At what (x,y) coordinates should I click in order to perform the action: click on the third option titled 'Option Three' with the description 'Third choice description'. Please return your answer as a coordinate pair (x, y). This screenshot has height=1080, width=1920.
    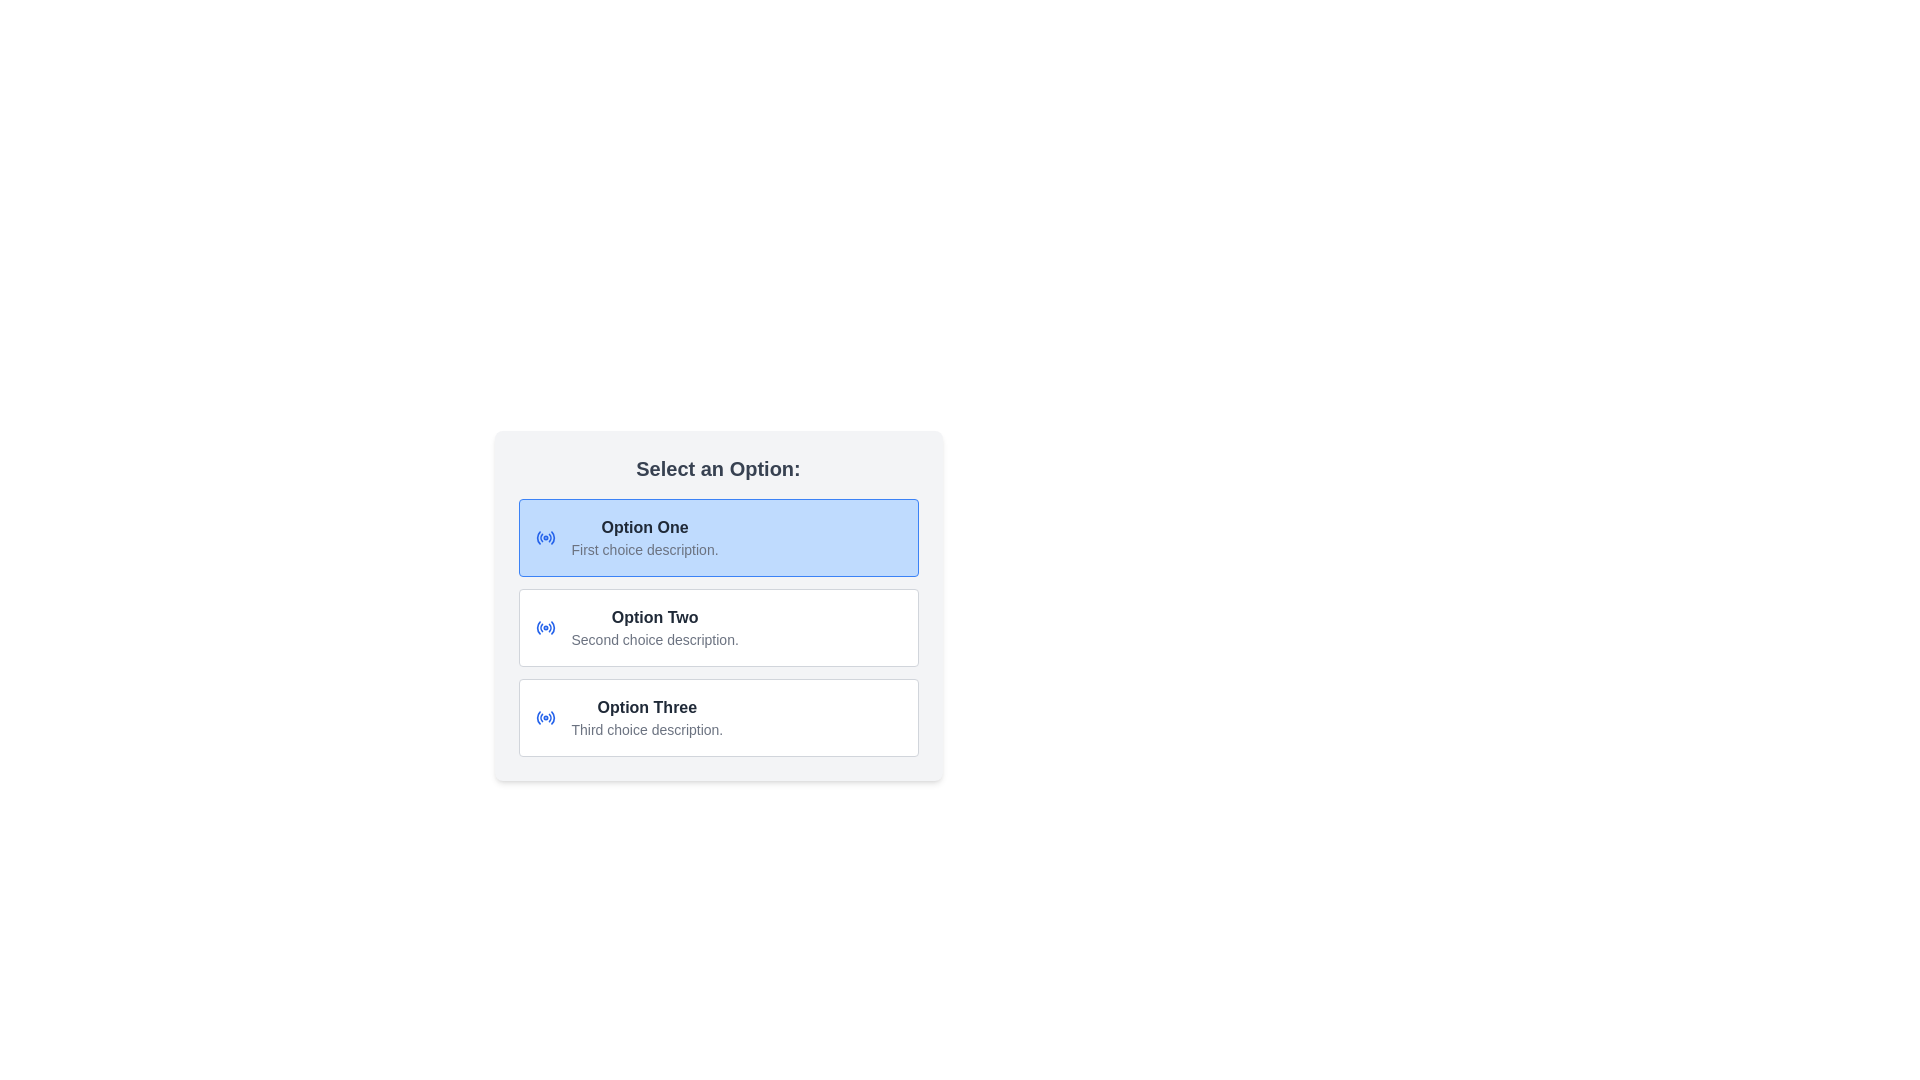
    Looking at the image, I should click on (647, 716).